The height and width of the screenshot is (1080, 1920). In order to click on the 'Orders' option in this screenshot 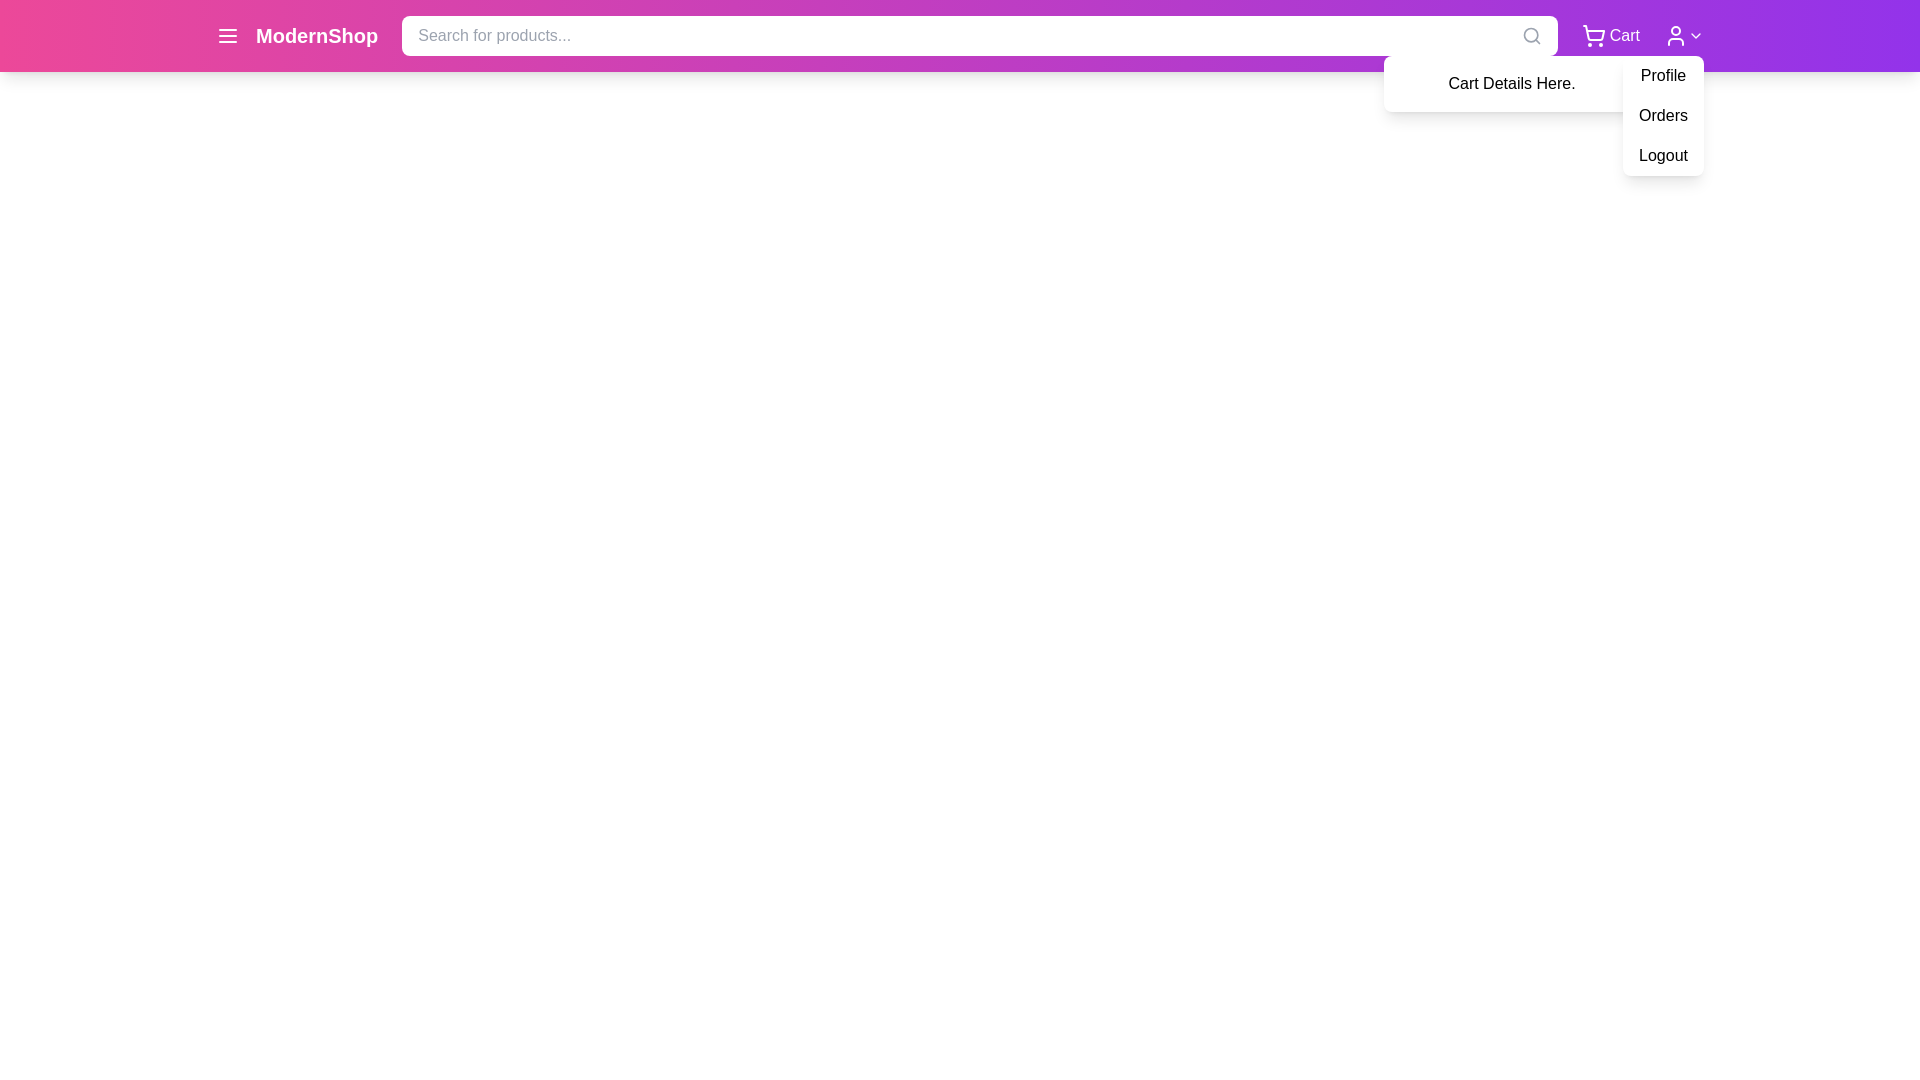, I will do `click(1662, 115)`.